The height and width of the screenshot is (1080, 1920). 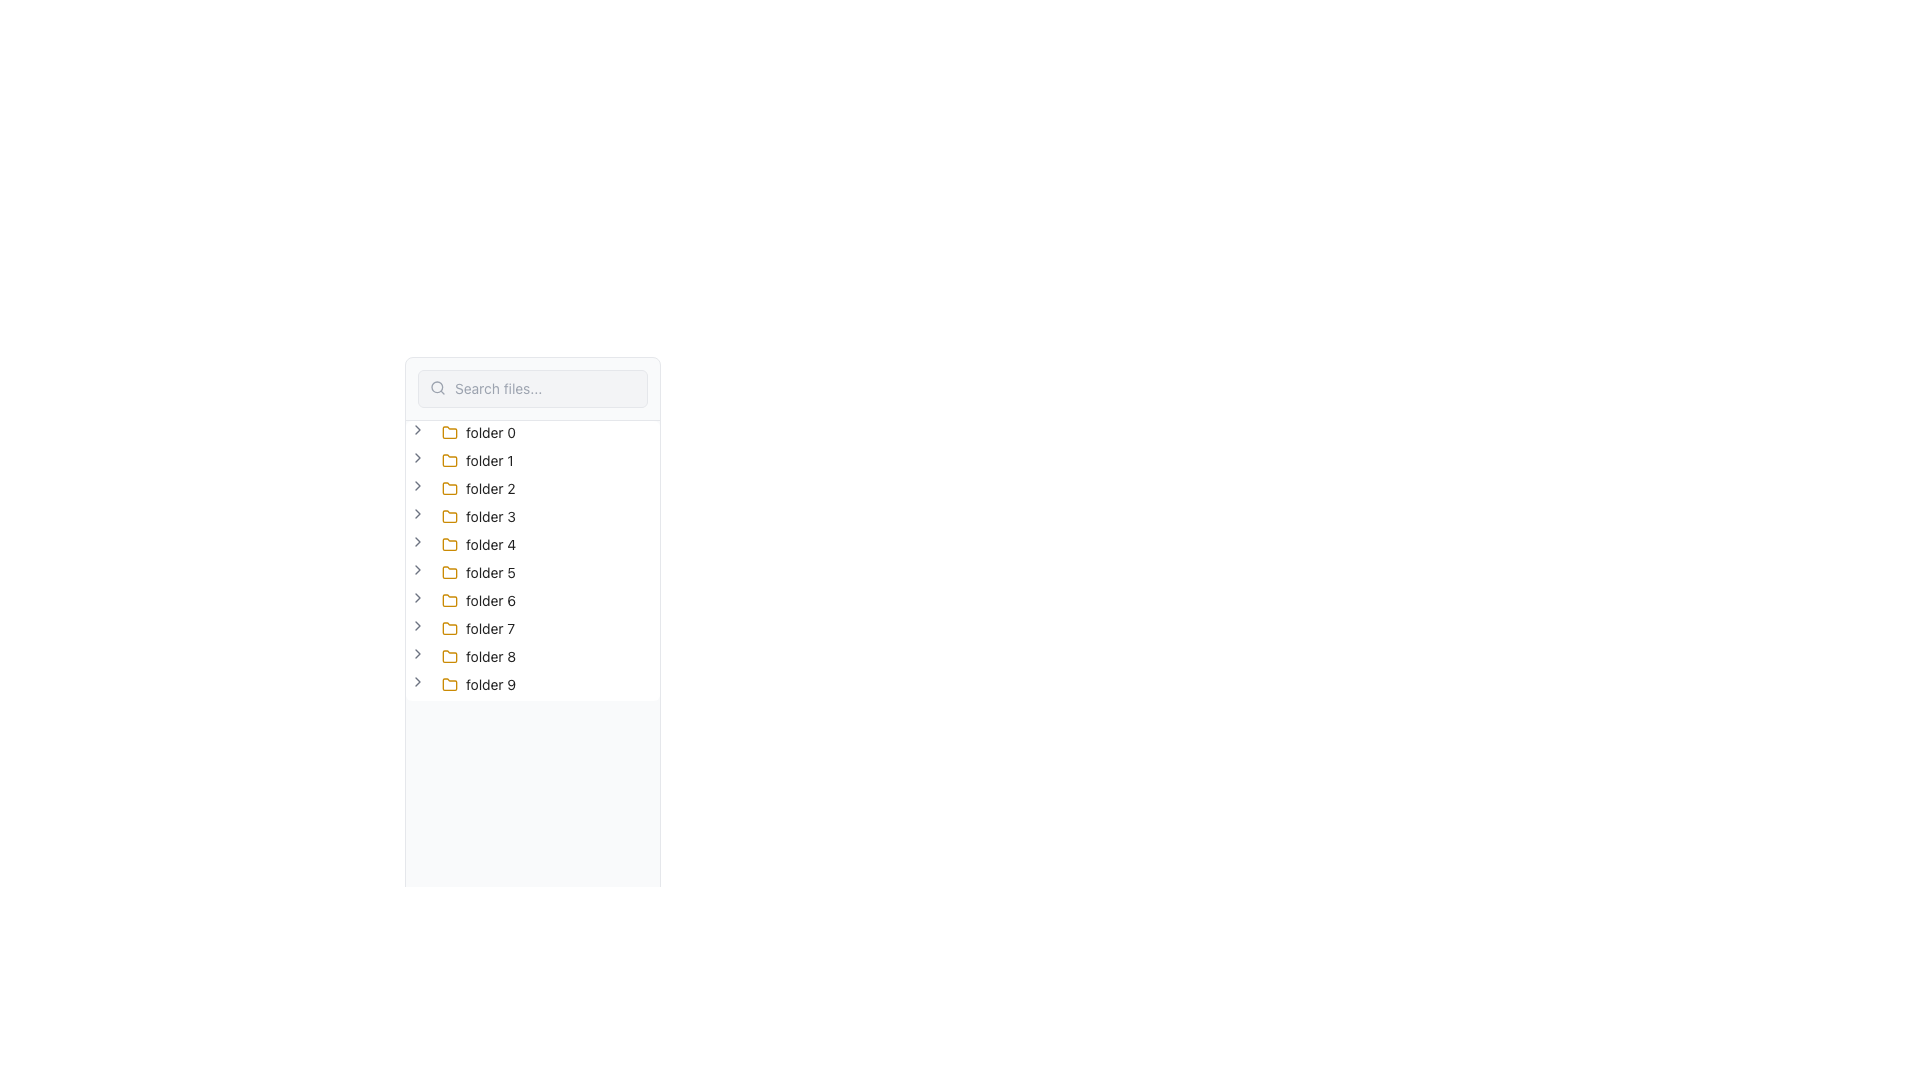 I want to click on the text label of the fourth folder entry in the listing, so click(x=491, y=544).